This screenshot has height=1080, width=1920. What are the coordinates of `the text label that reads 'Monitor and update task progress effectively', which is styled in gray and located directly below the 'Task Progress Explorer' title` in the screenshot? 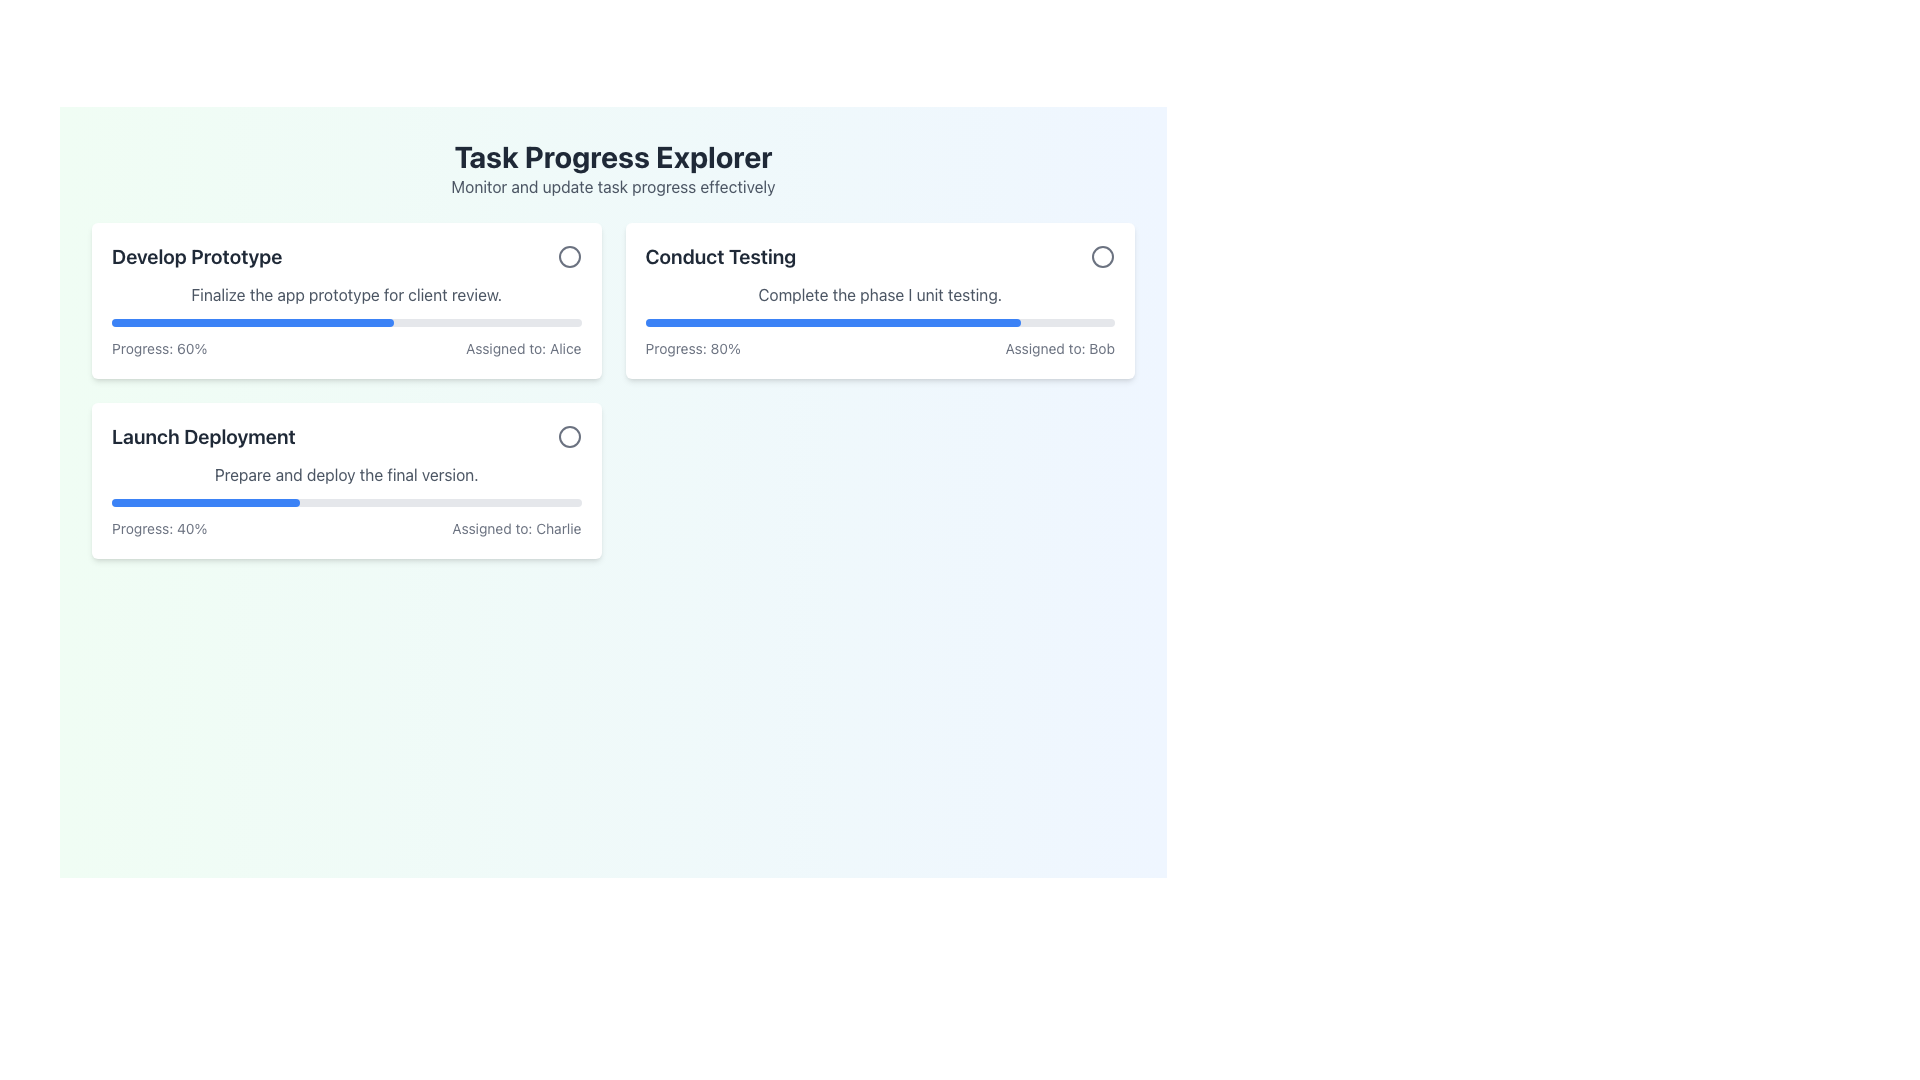 It's located at (612, 186).